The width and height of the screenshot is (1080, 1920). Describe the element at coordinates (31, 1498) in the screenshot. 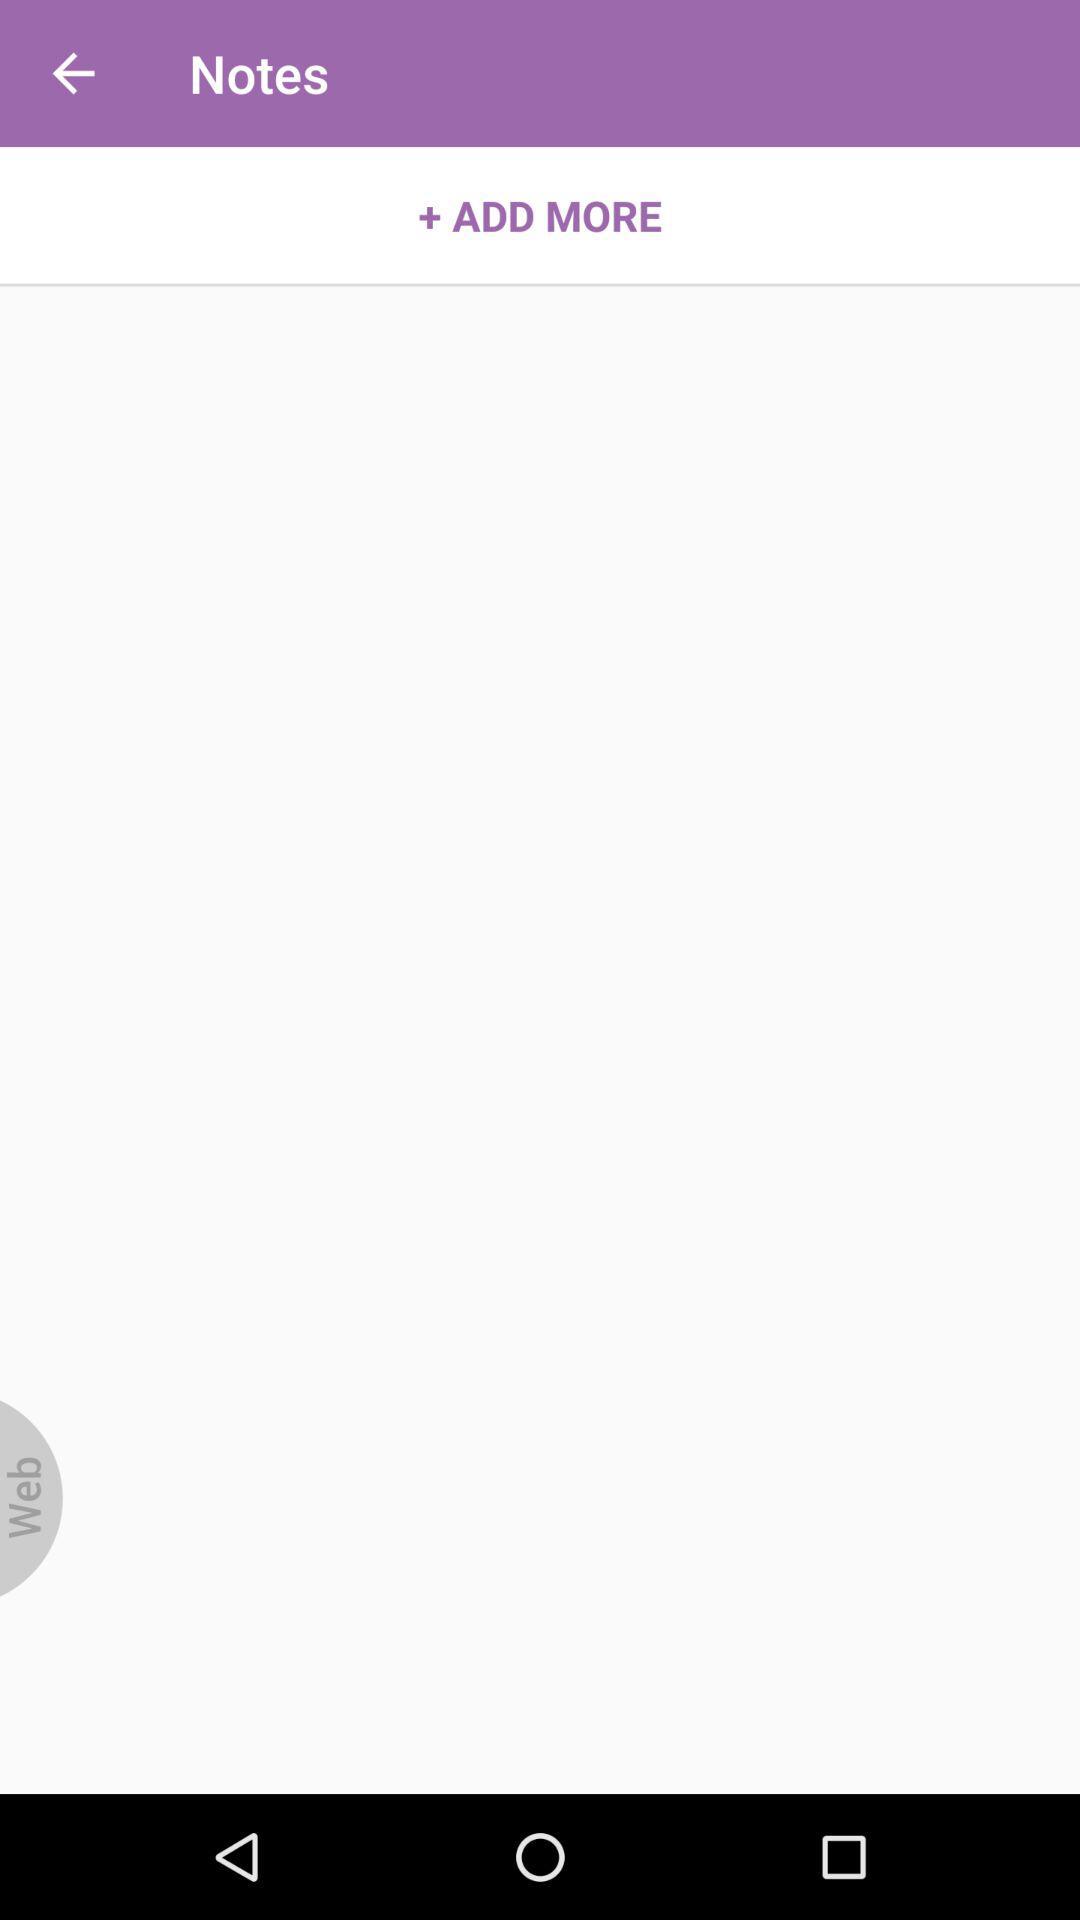

I see `item below + add more item` at that location.